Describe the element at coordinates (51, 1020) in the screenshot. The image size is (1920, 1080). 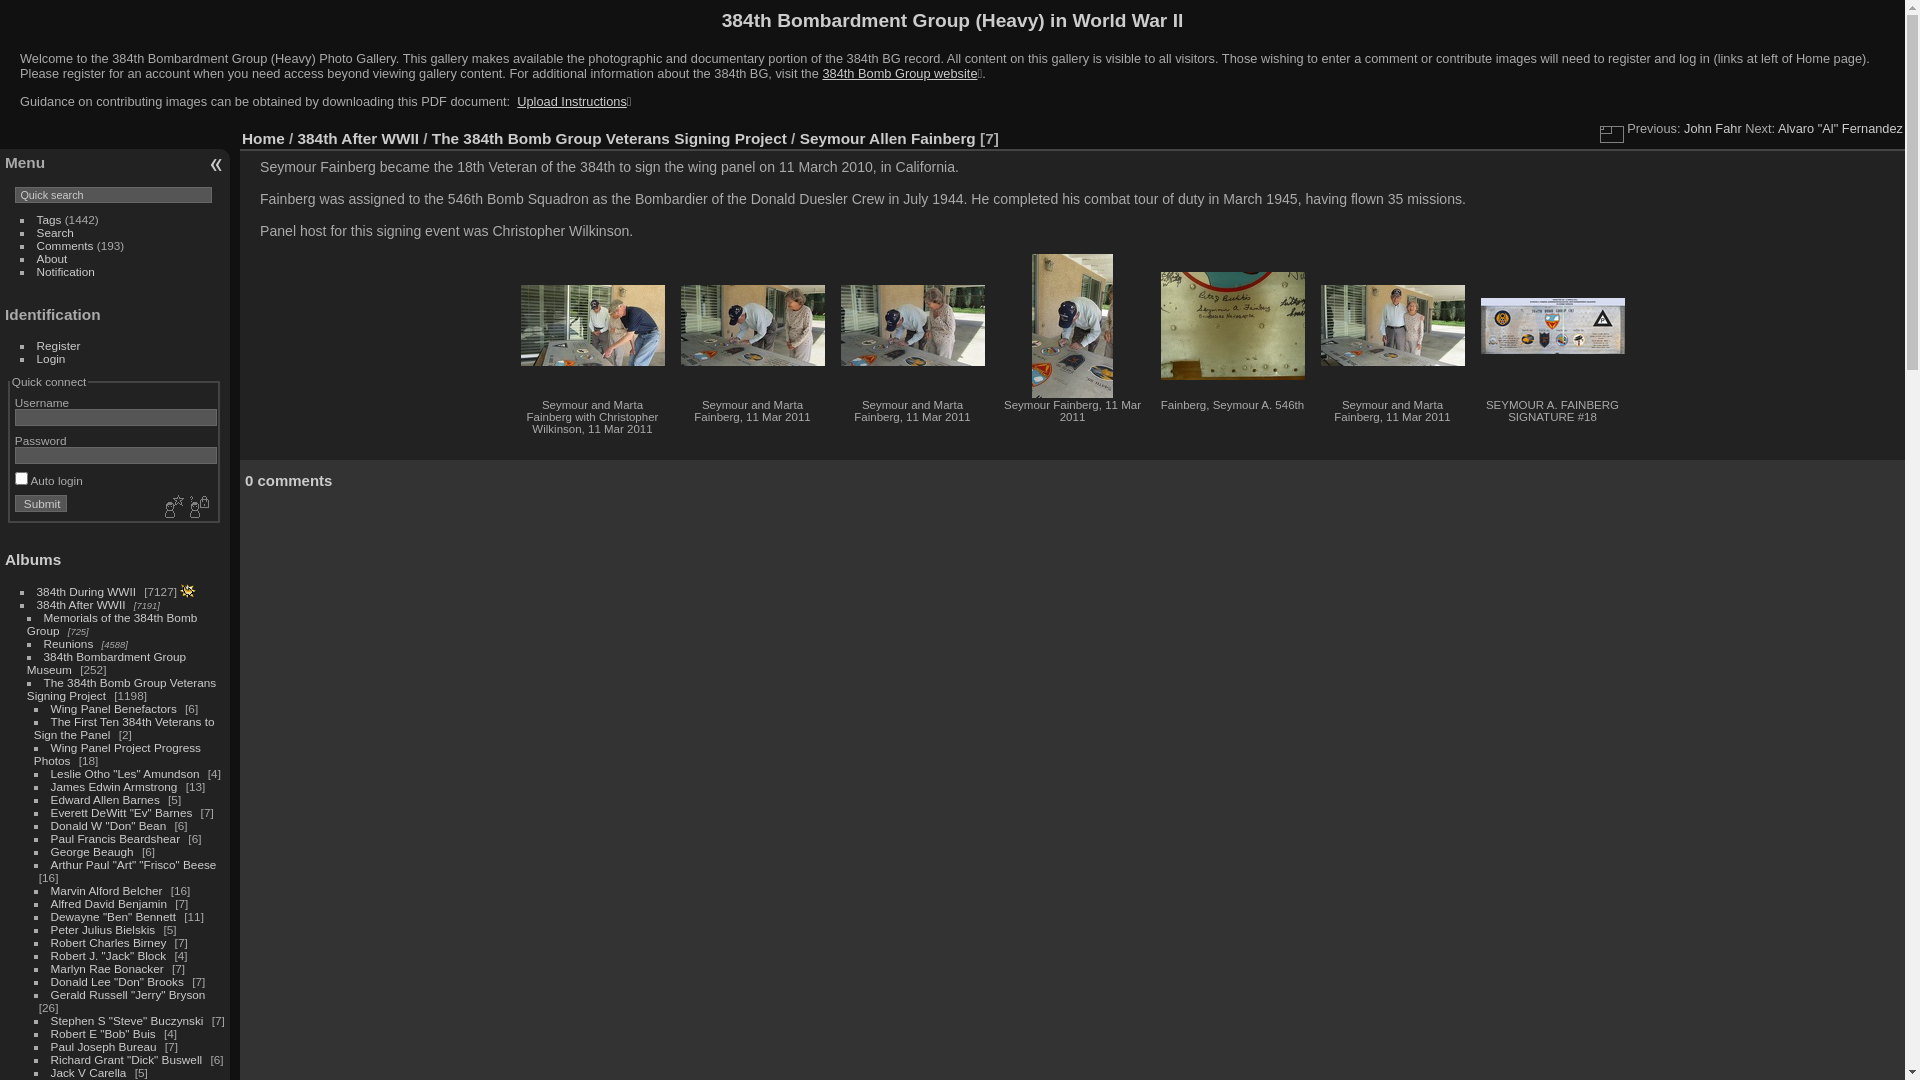
I see `'Stephen S "Steve" Buczynski'` at that location.